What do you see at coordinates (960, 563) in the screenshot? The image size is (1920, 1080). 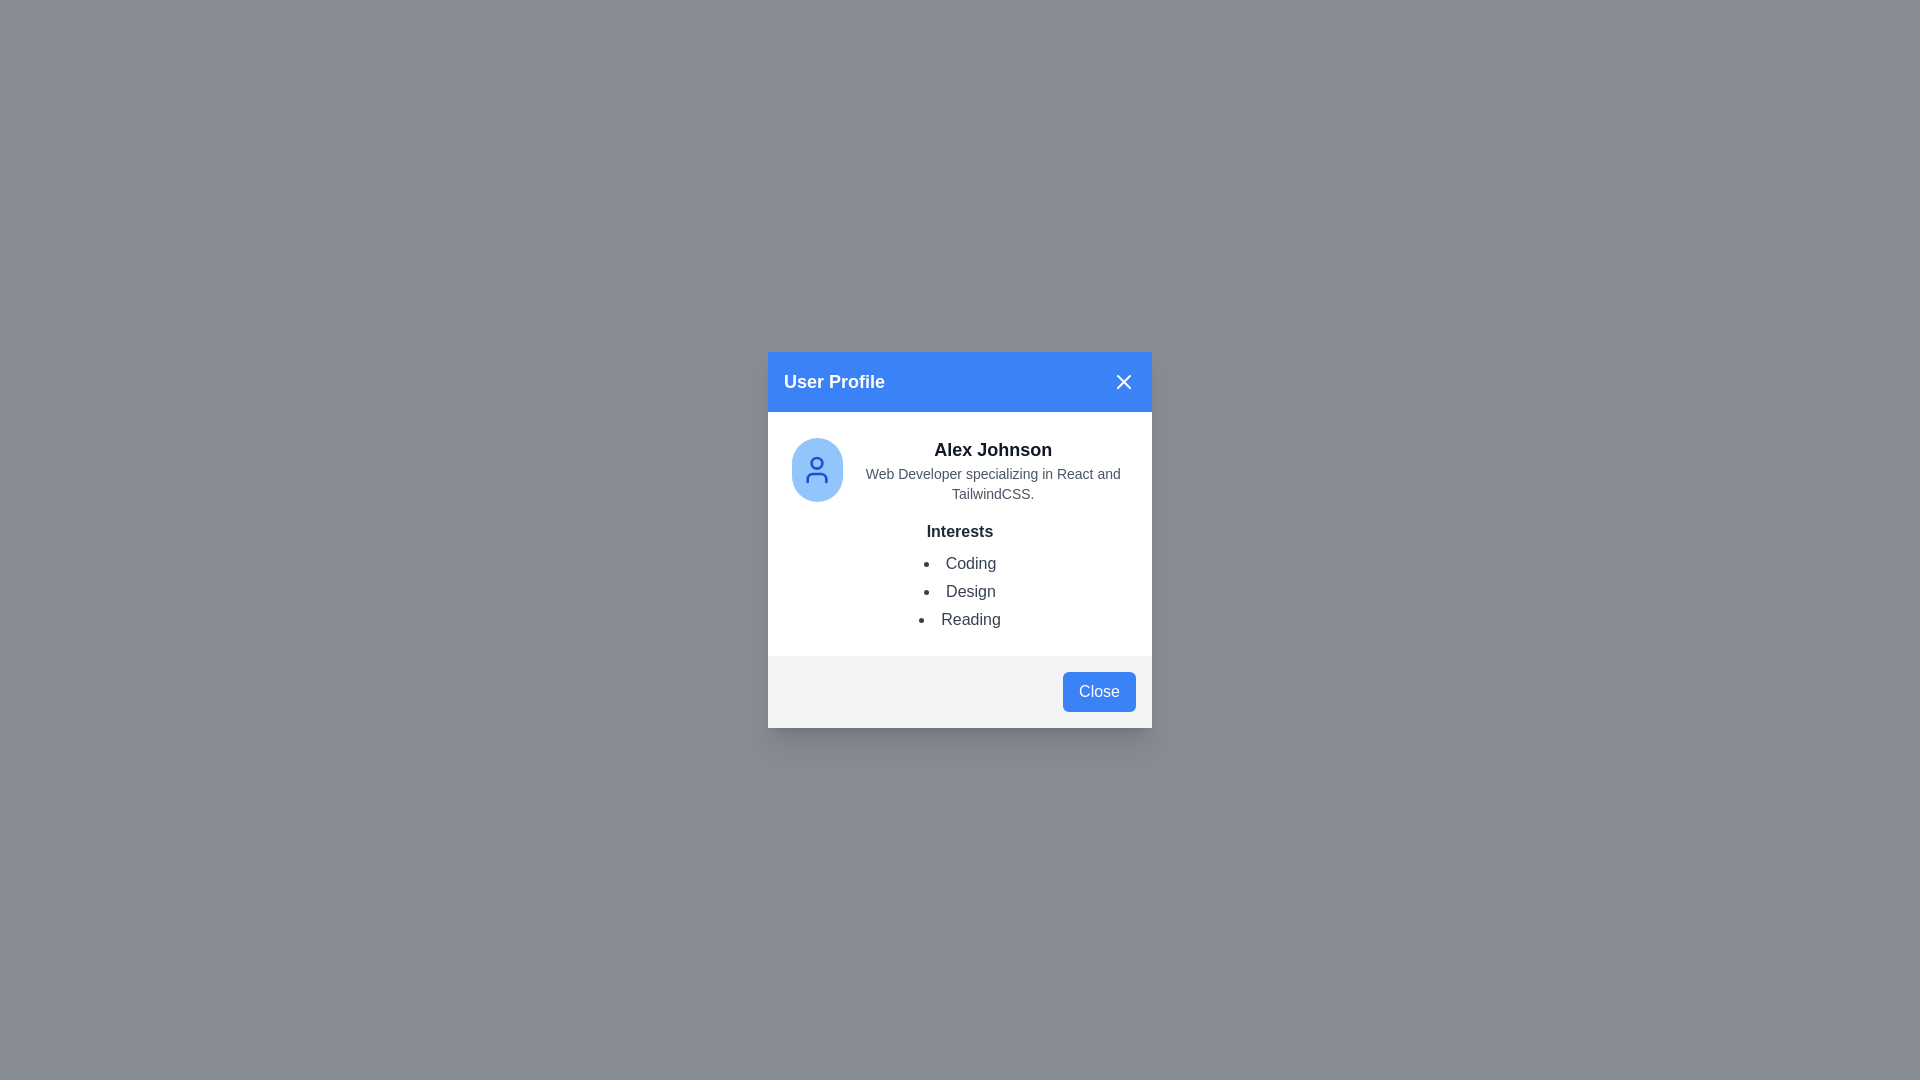 I see `the static text indicating the first item in the 'Interests' bullet list under the user's profile description` at bounding box center [960, 563].